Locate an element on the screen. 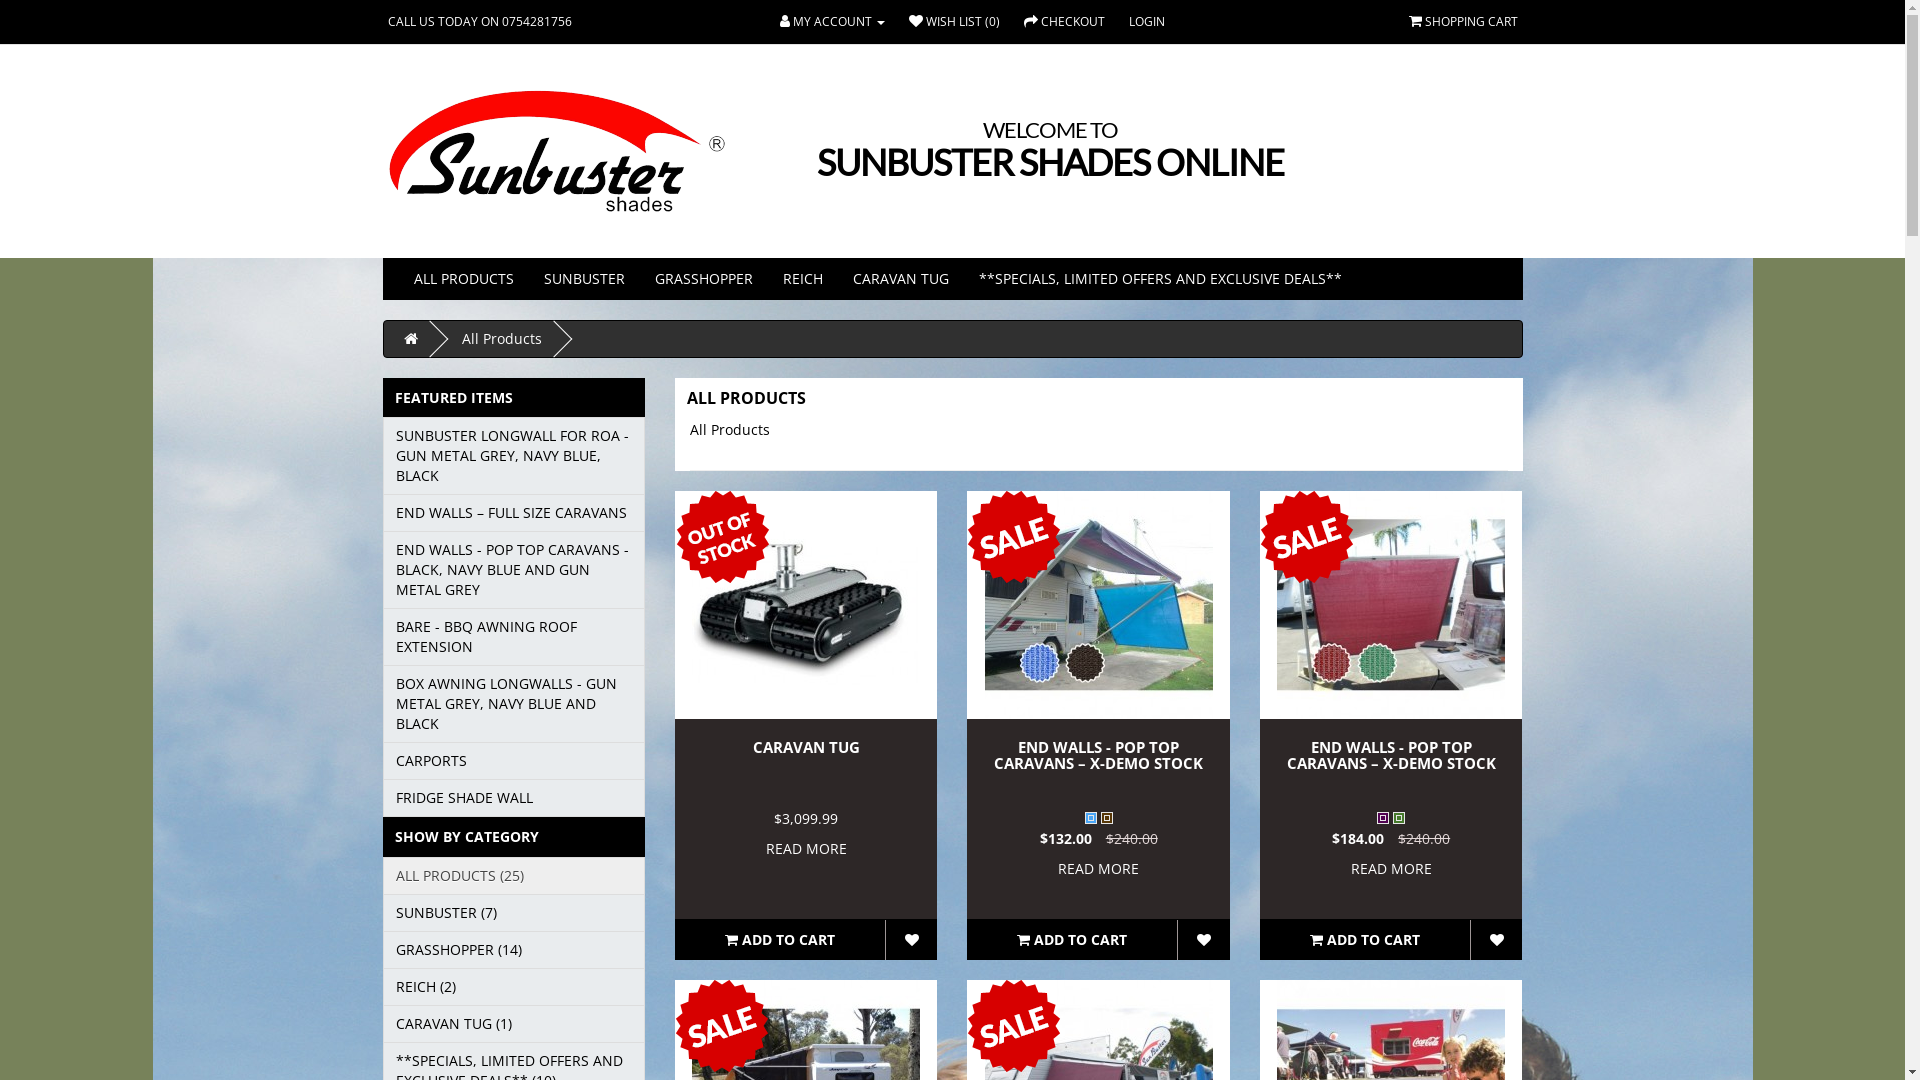 This screenshot has height=1080, width=1920. 'CARPORTS' is located at coordinates (513, 760).